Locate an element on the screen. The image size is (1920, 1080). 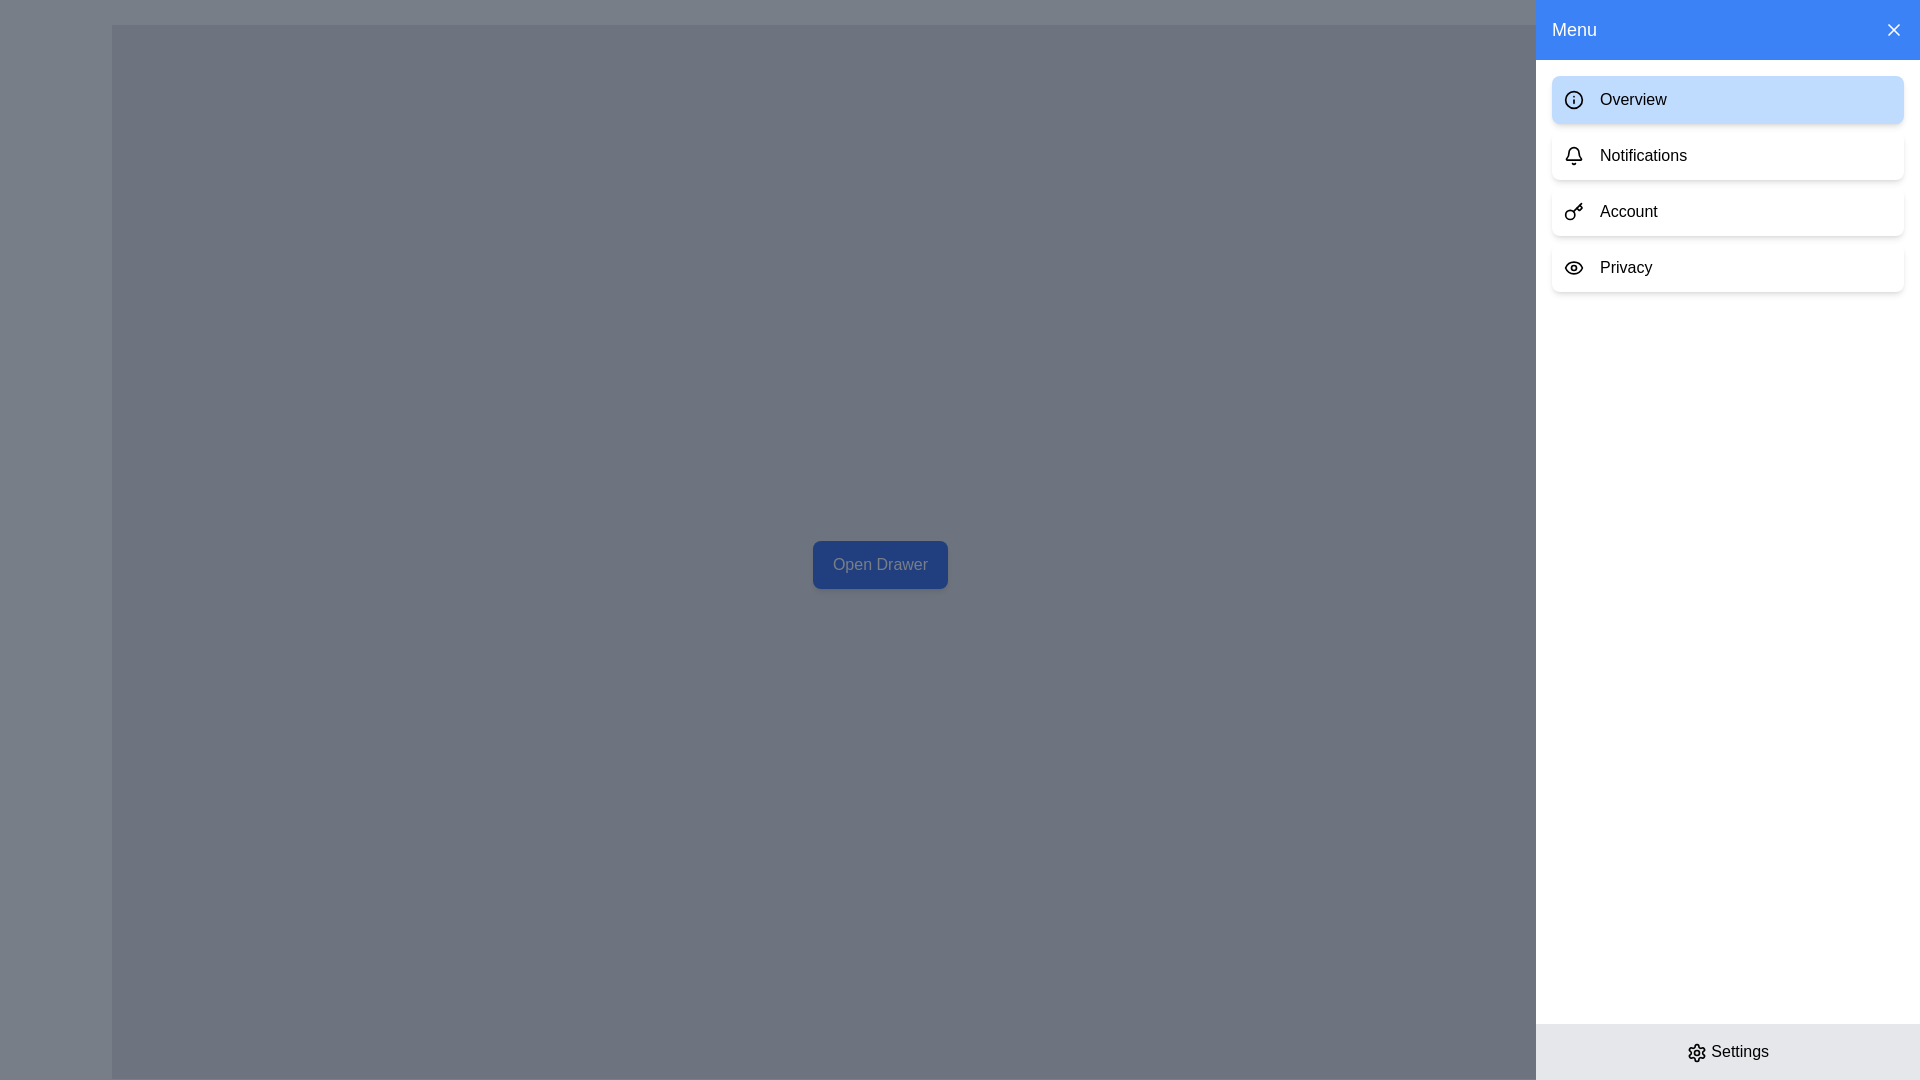
the rectangular button with rounded corners, blue background, and white text that says 'Open Drawer' is located at coordinates (880, 564).